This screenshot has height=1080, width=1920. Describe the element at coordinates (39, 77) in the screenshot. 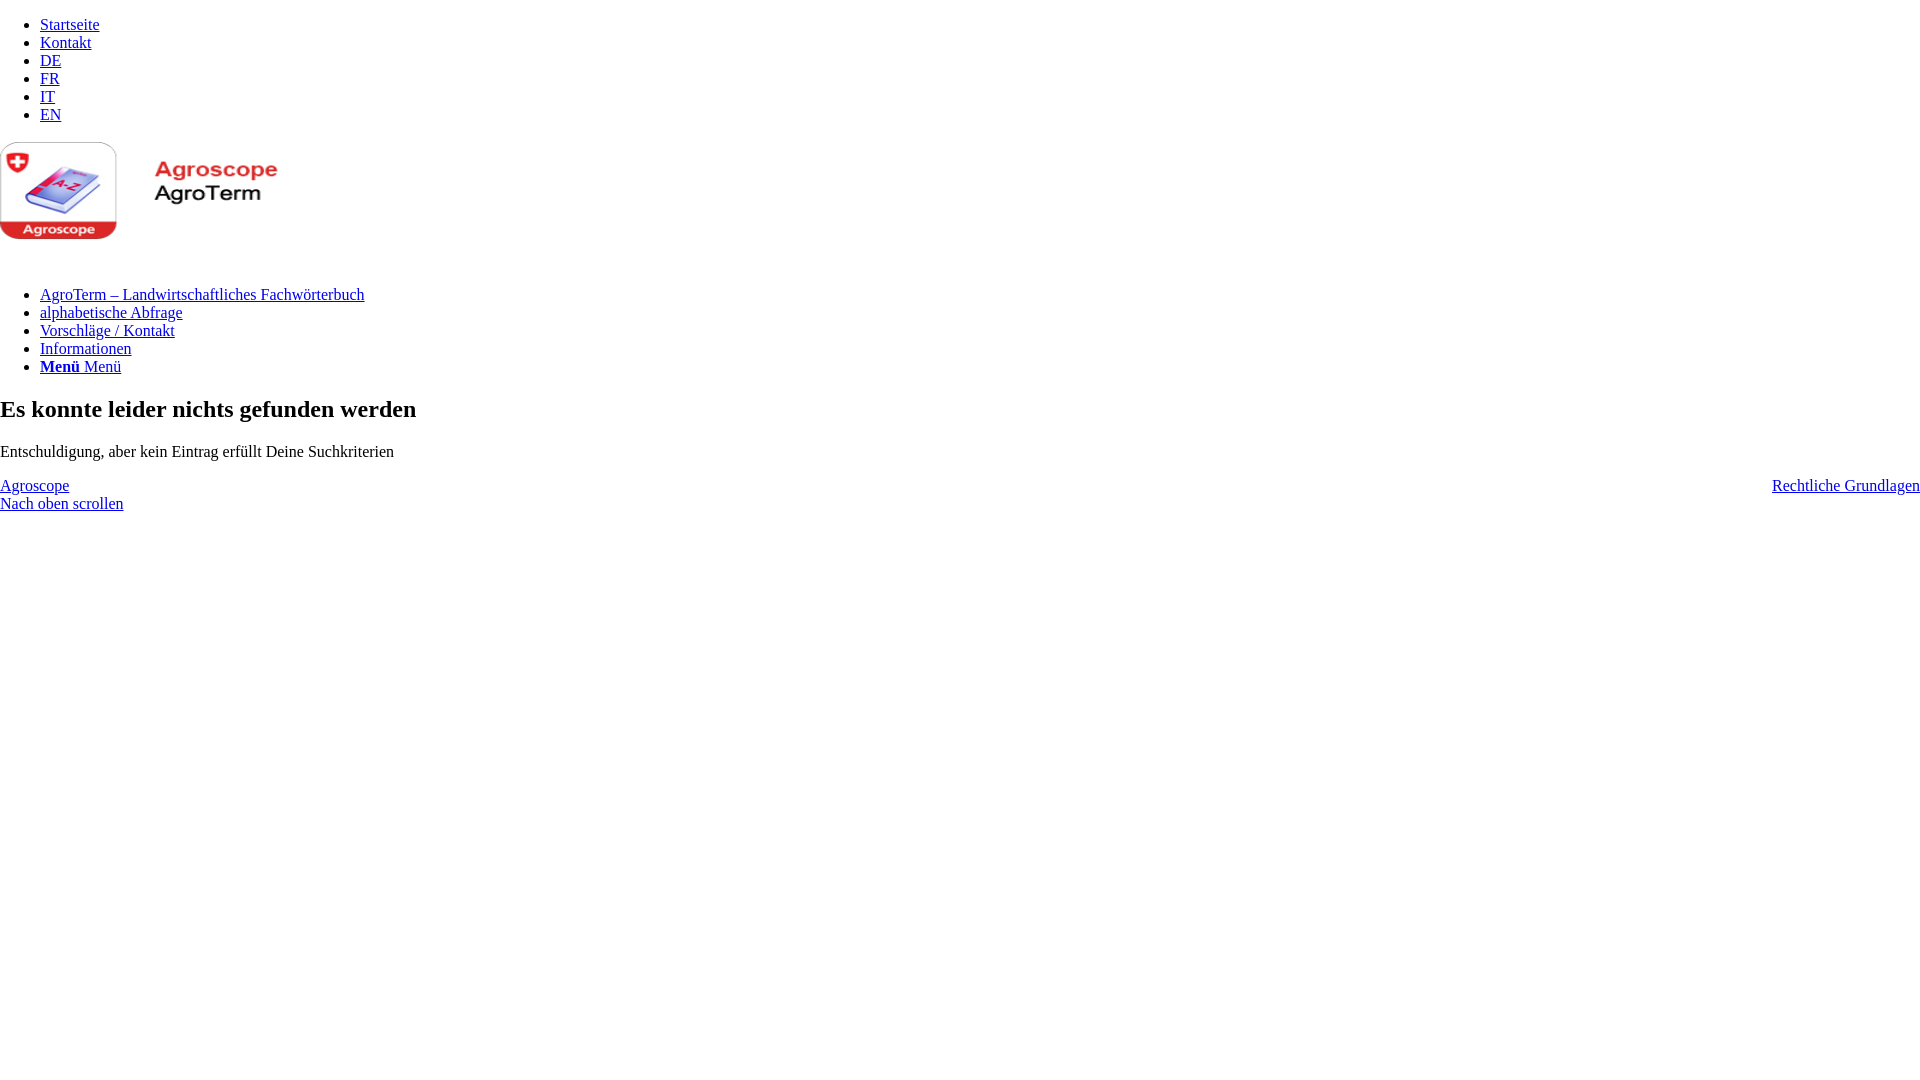

I see `'FR'` at that location.